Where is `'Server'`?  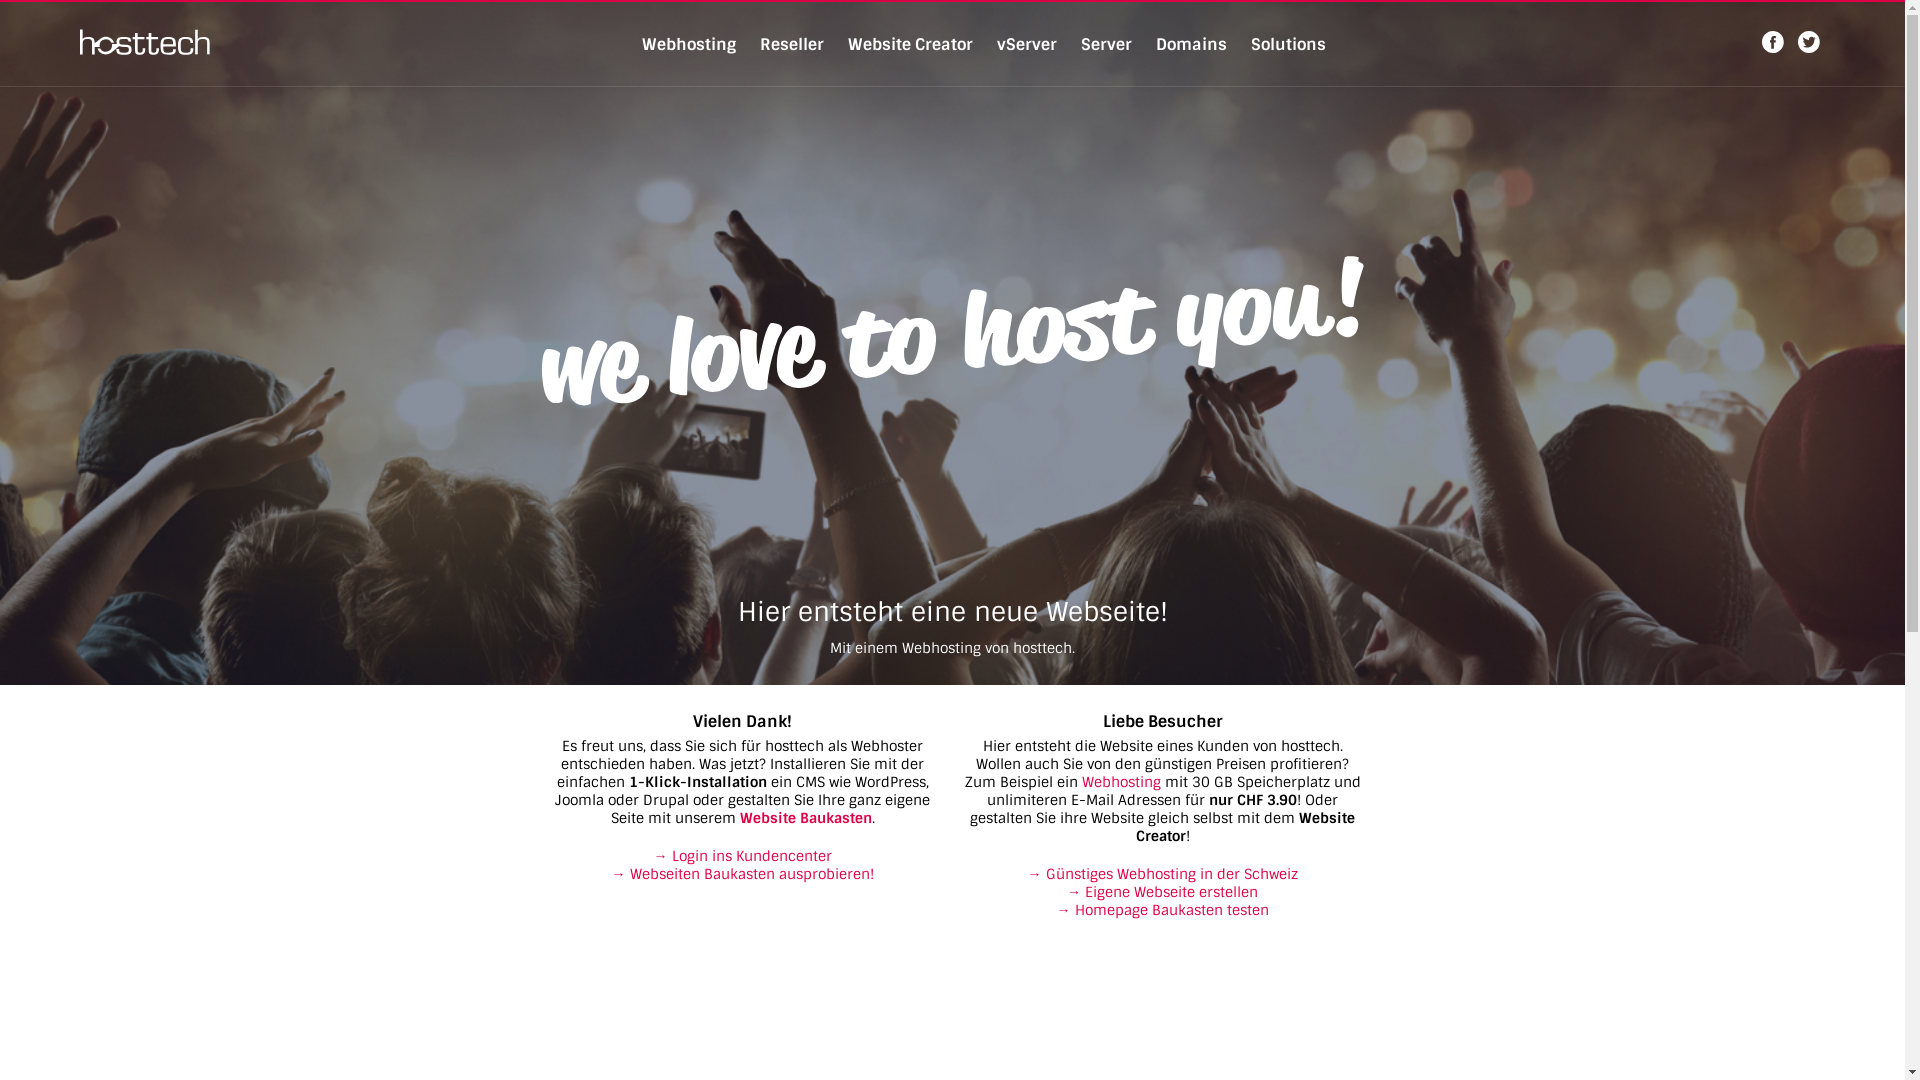 'Server' is located at coordinates (1104, 44).